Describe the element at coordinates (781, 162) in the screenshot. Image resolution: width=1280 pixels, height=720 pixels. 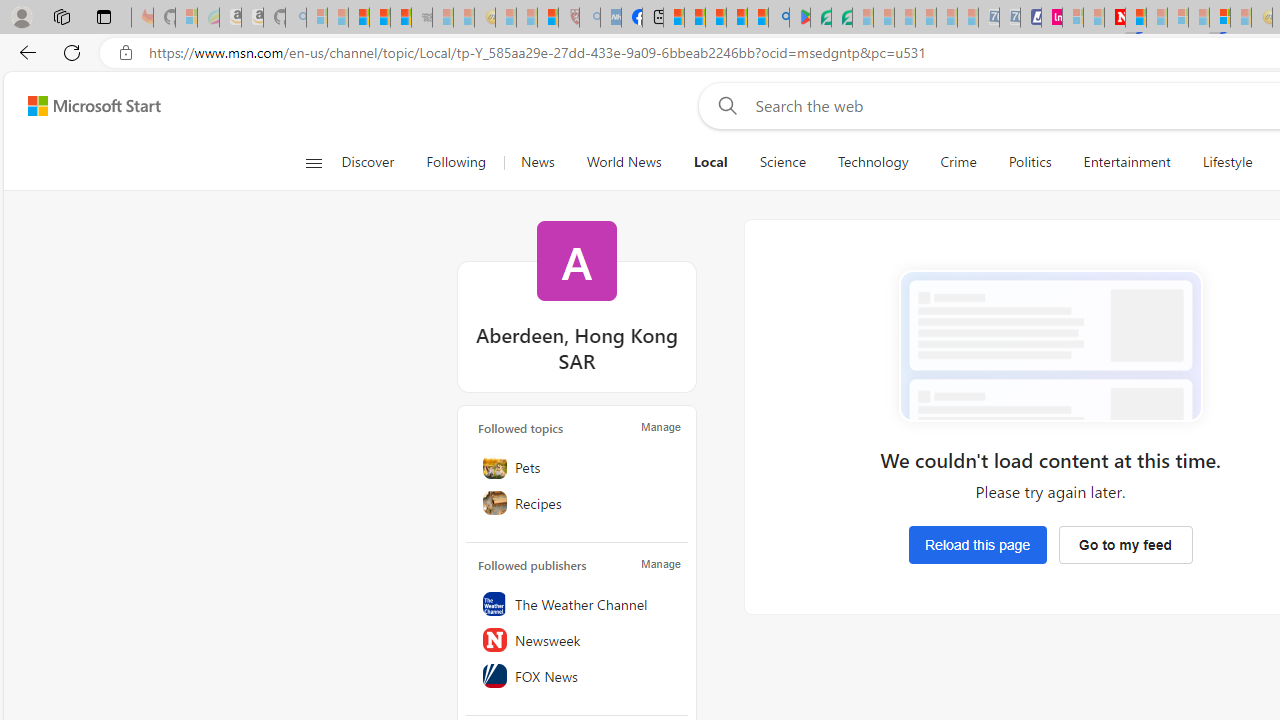
I see `'Science'` at that location.